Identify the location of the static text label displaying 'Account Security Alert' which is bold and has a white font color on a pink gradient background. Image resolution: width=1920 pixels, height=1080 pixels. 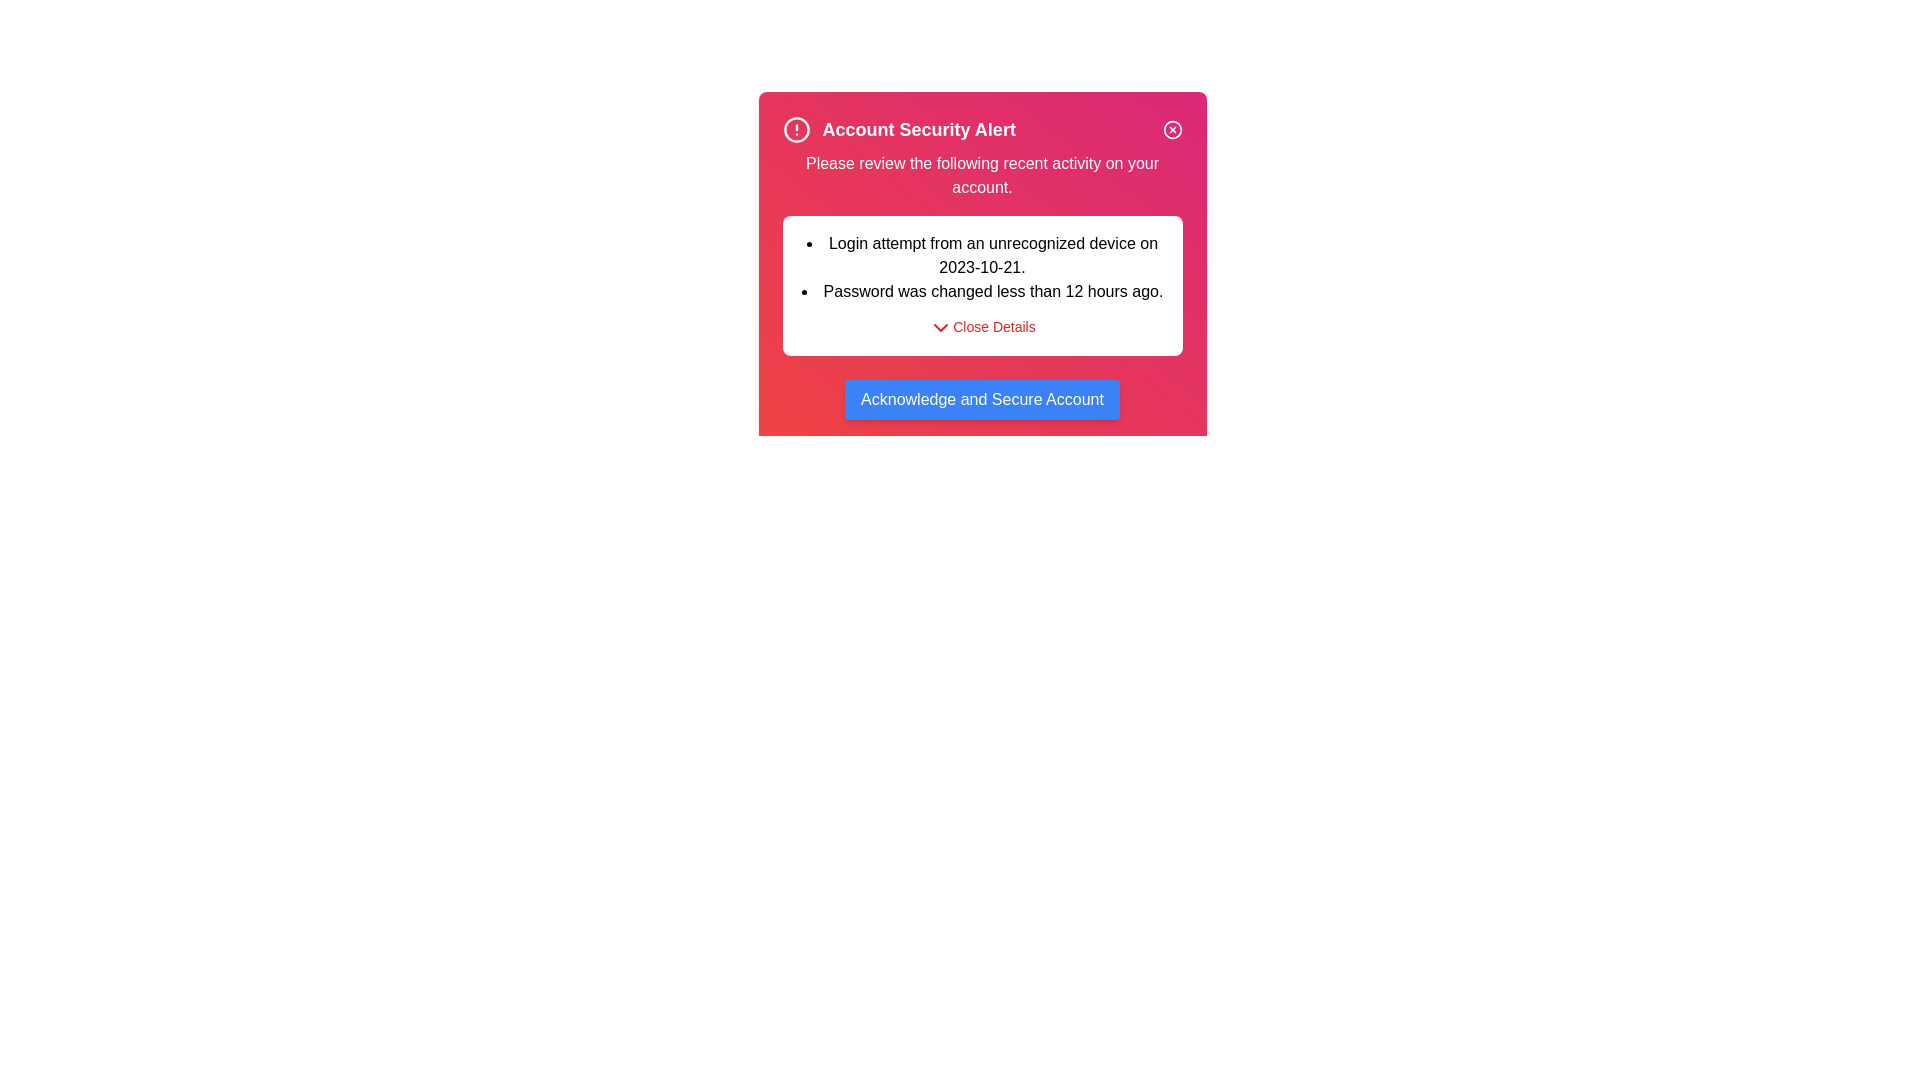
(918, 130).